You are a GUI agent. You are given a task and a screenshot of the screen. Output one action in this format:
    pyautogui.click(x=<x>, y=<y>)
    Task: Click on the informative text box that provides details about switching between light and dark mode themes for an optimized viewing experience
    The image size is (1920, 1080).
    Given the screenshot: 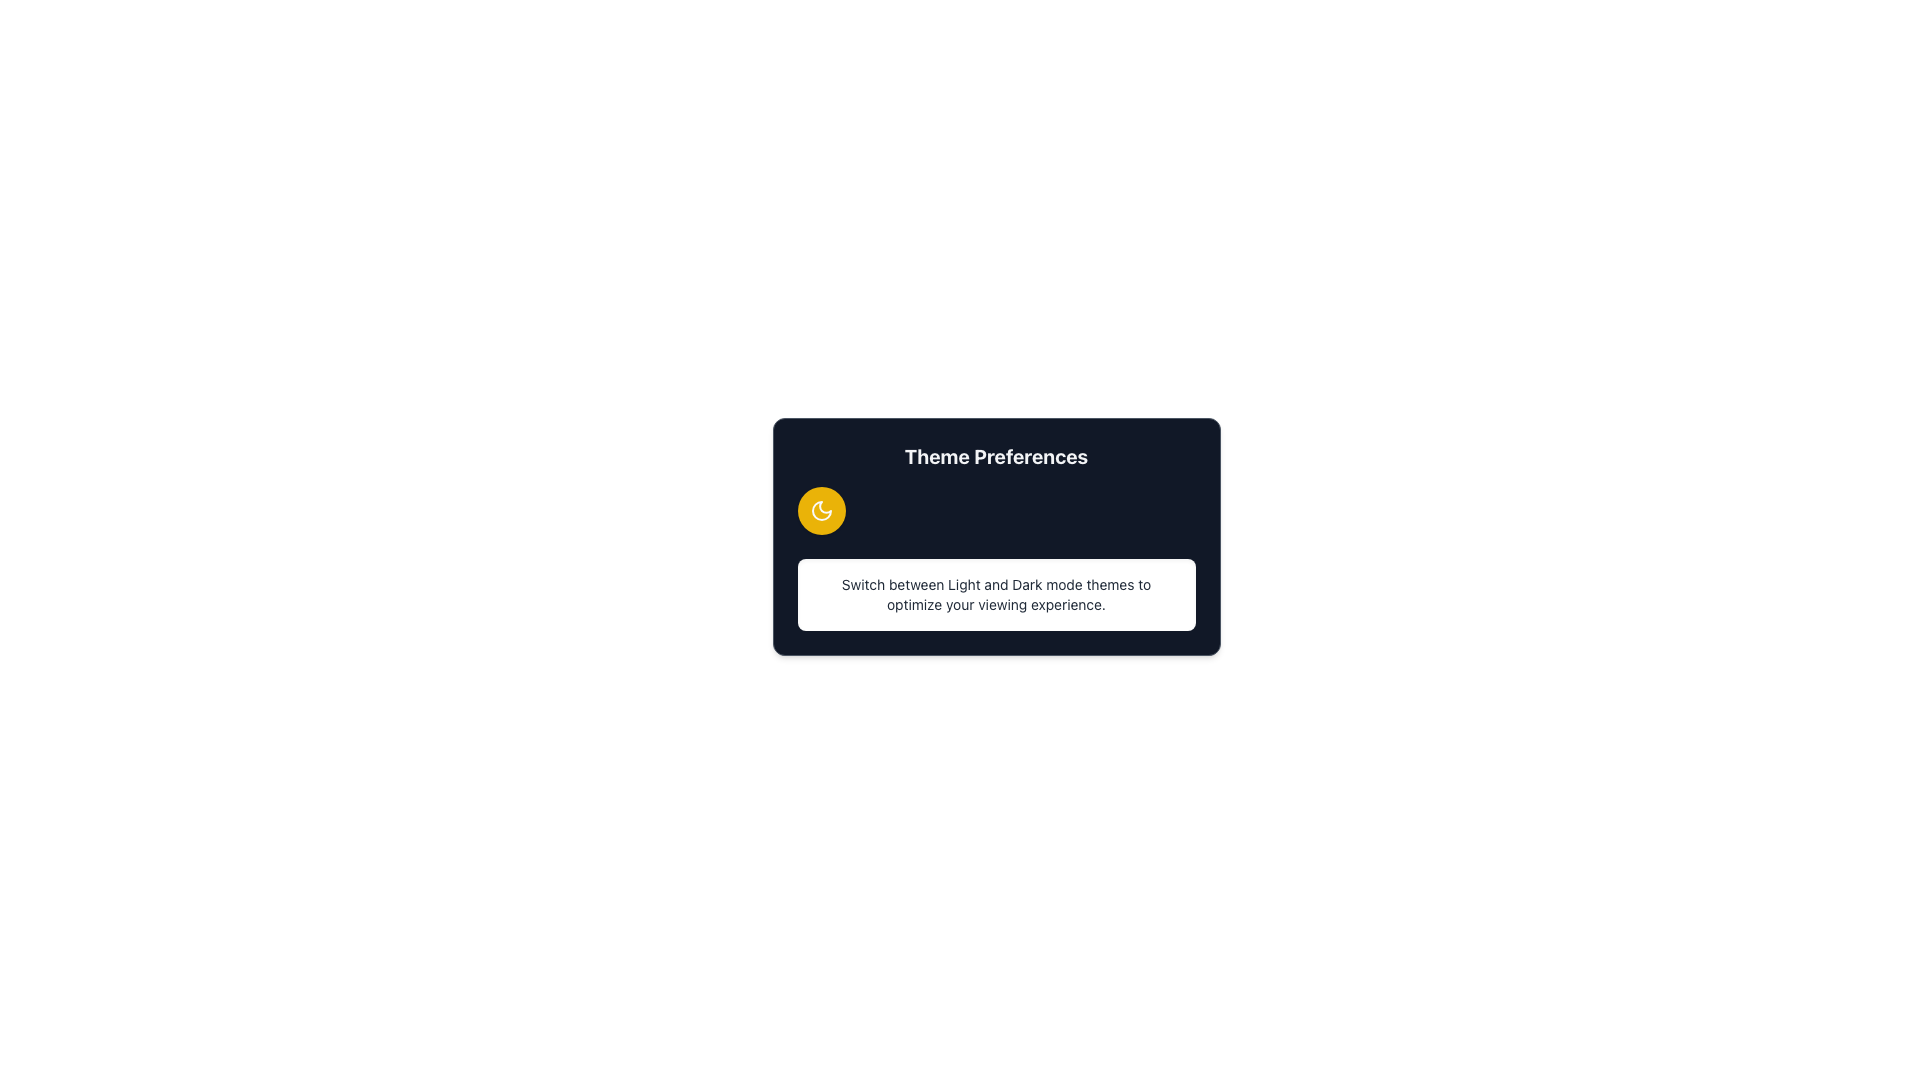 What is the action you would take?
    pyautogui.click(x=996, y=593)
    